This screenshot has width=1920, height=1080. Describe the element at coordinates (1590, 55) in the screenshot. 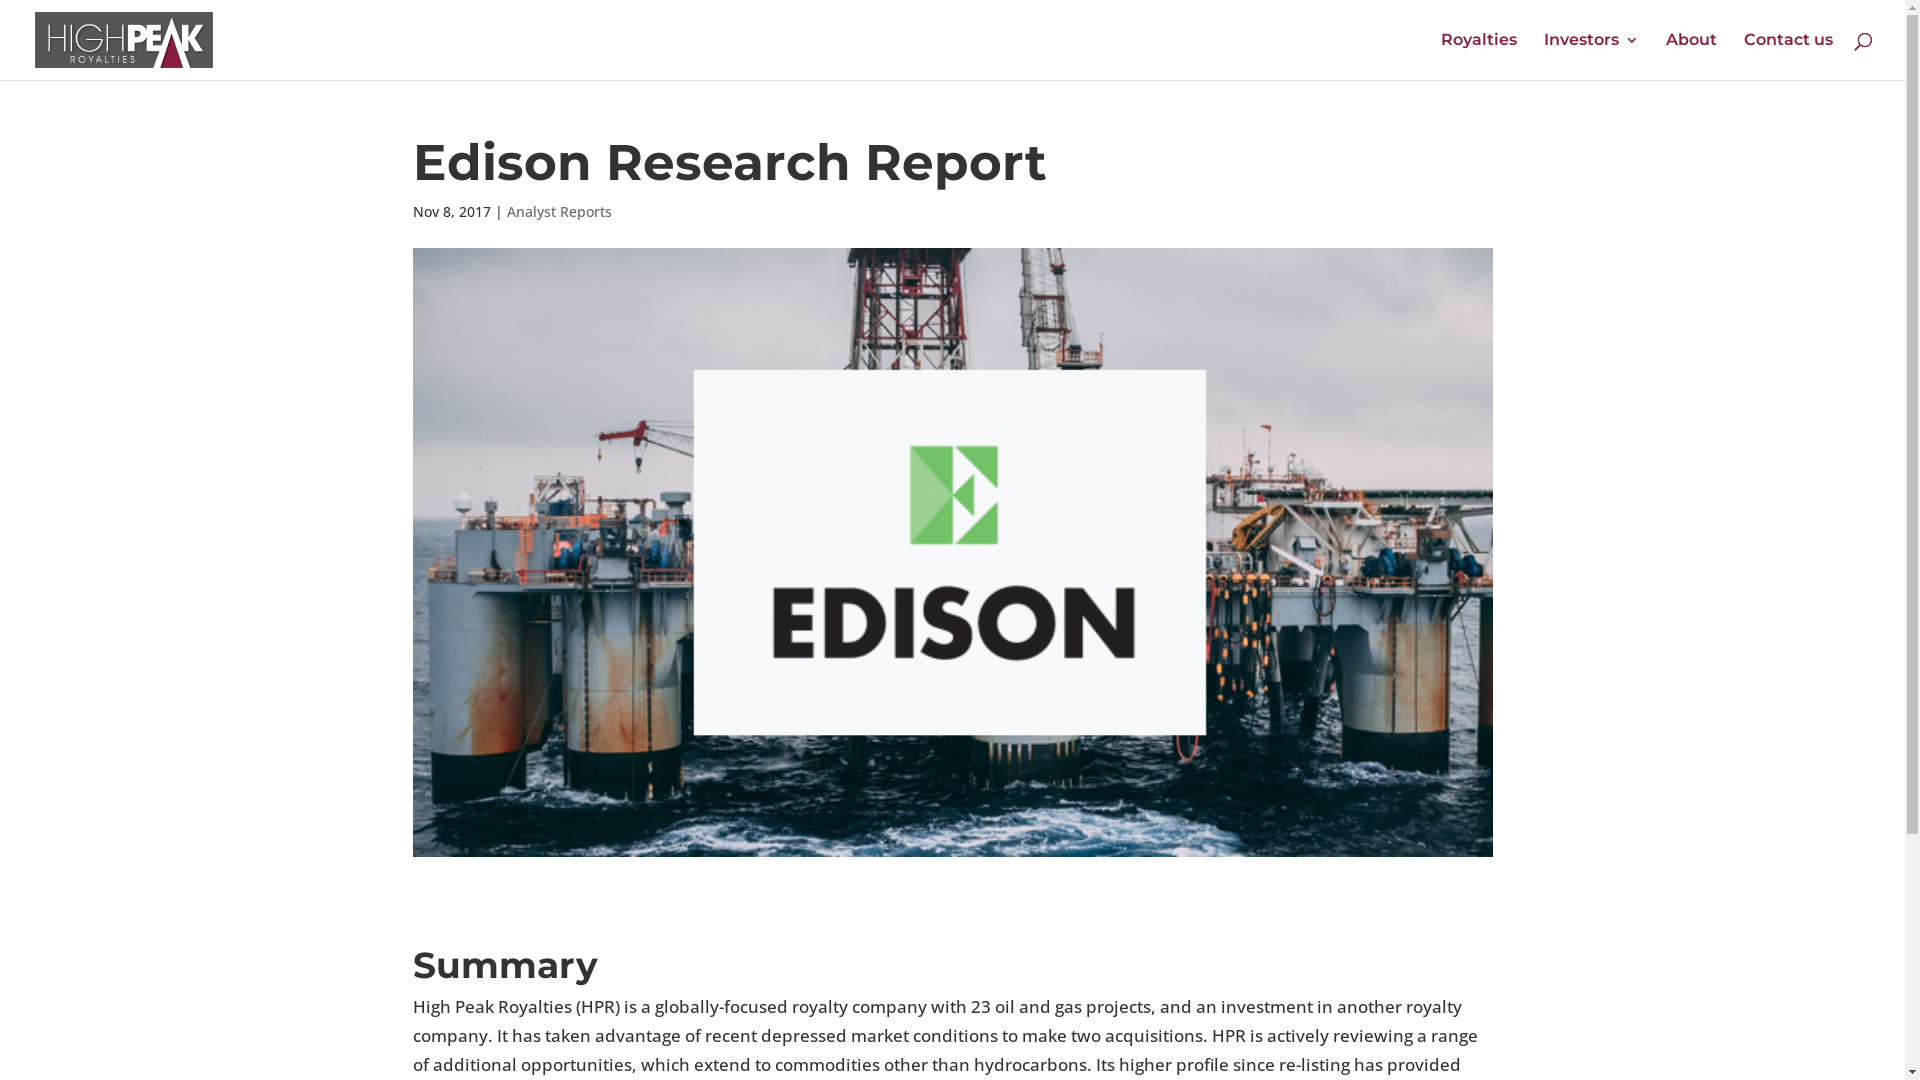

I see `'Investors'` at that location.